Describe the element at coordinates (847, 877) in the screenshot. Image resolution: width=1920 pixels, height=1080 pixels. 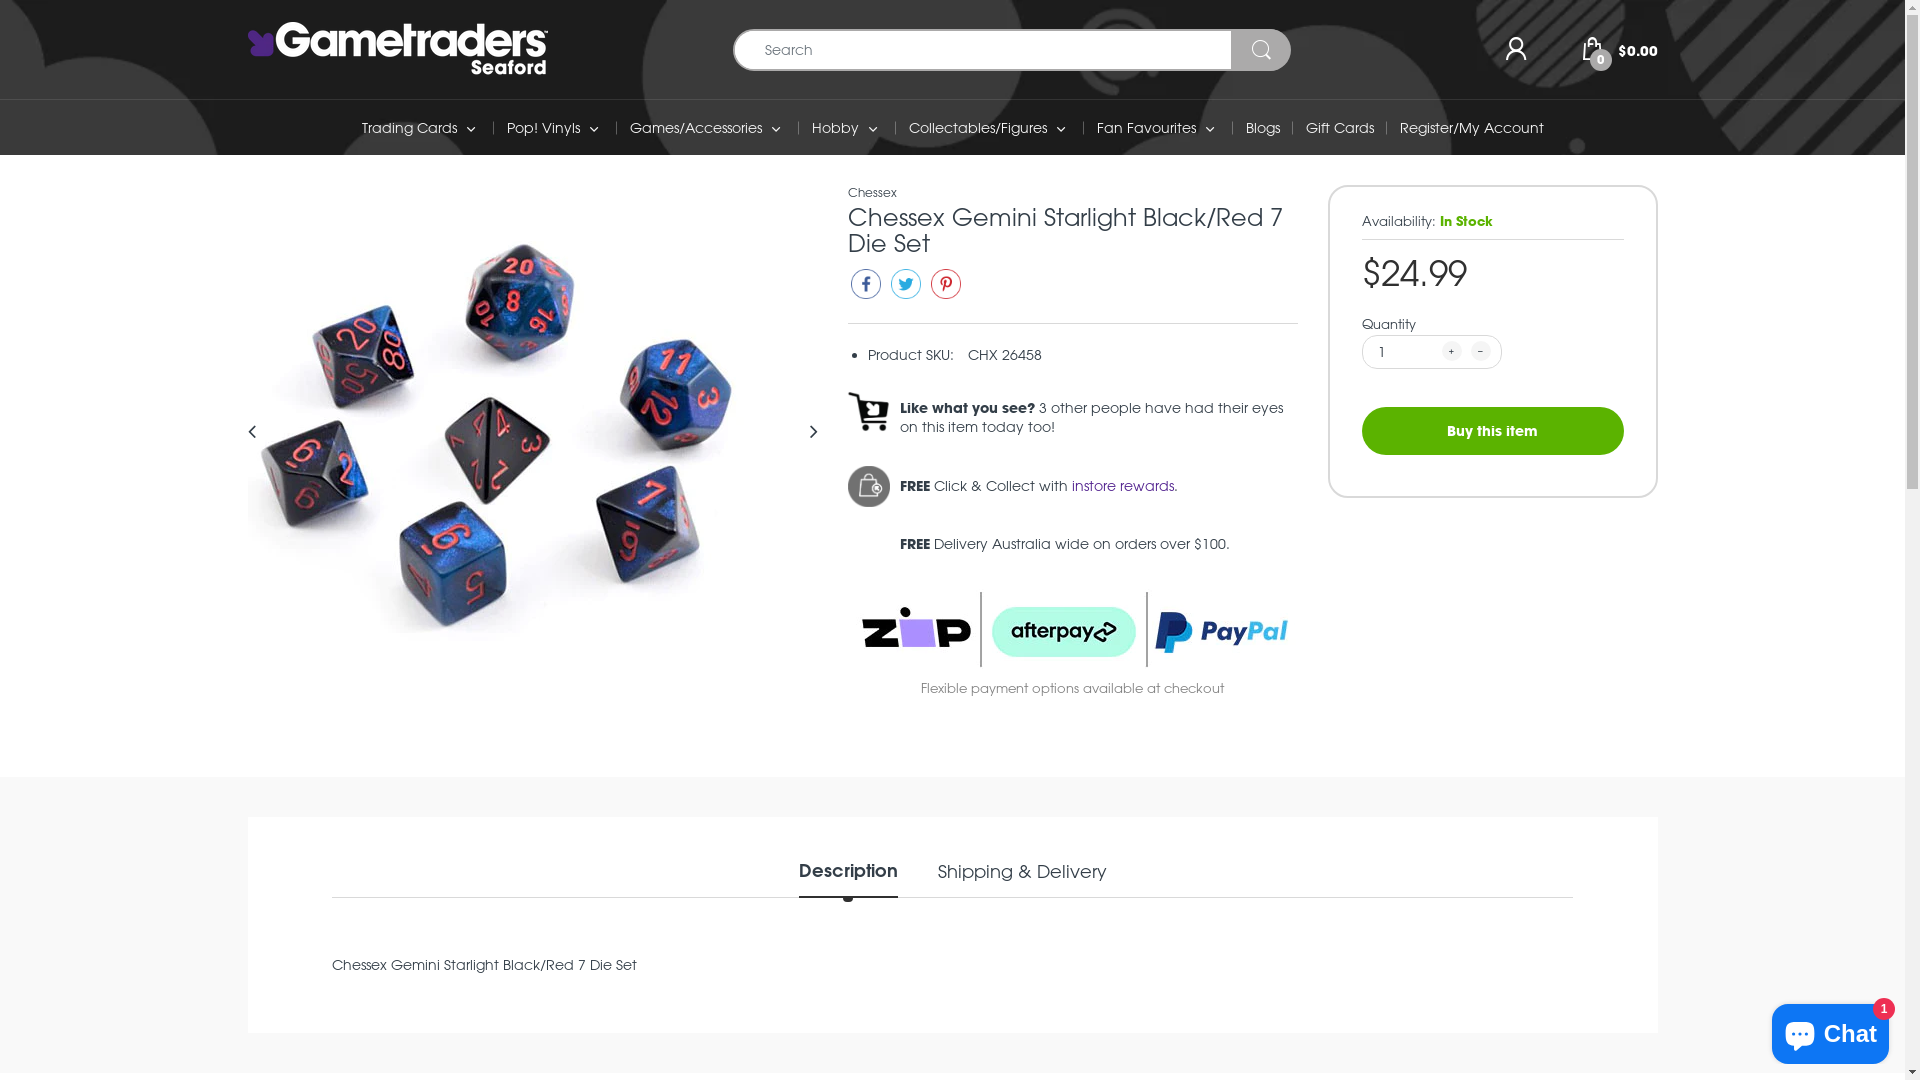
I see `'Description'` at that location.